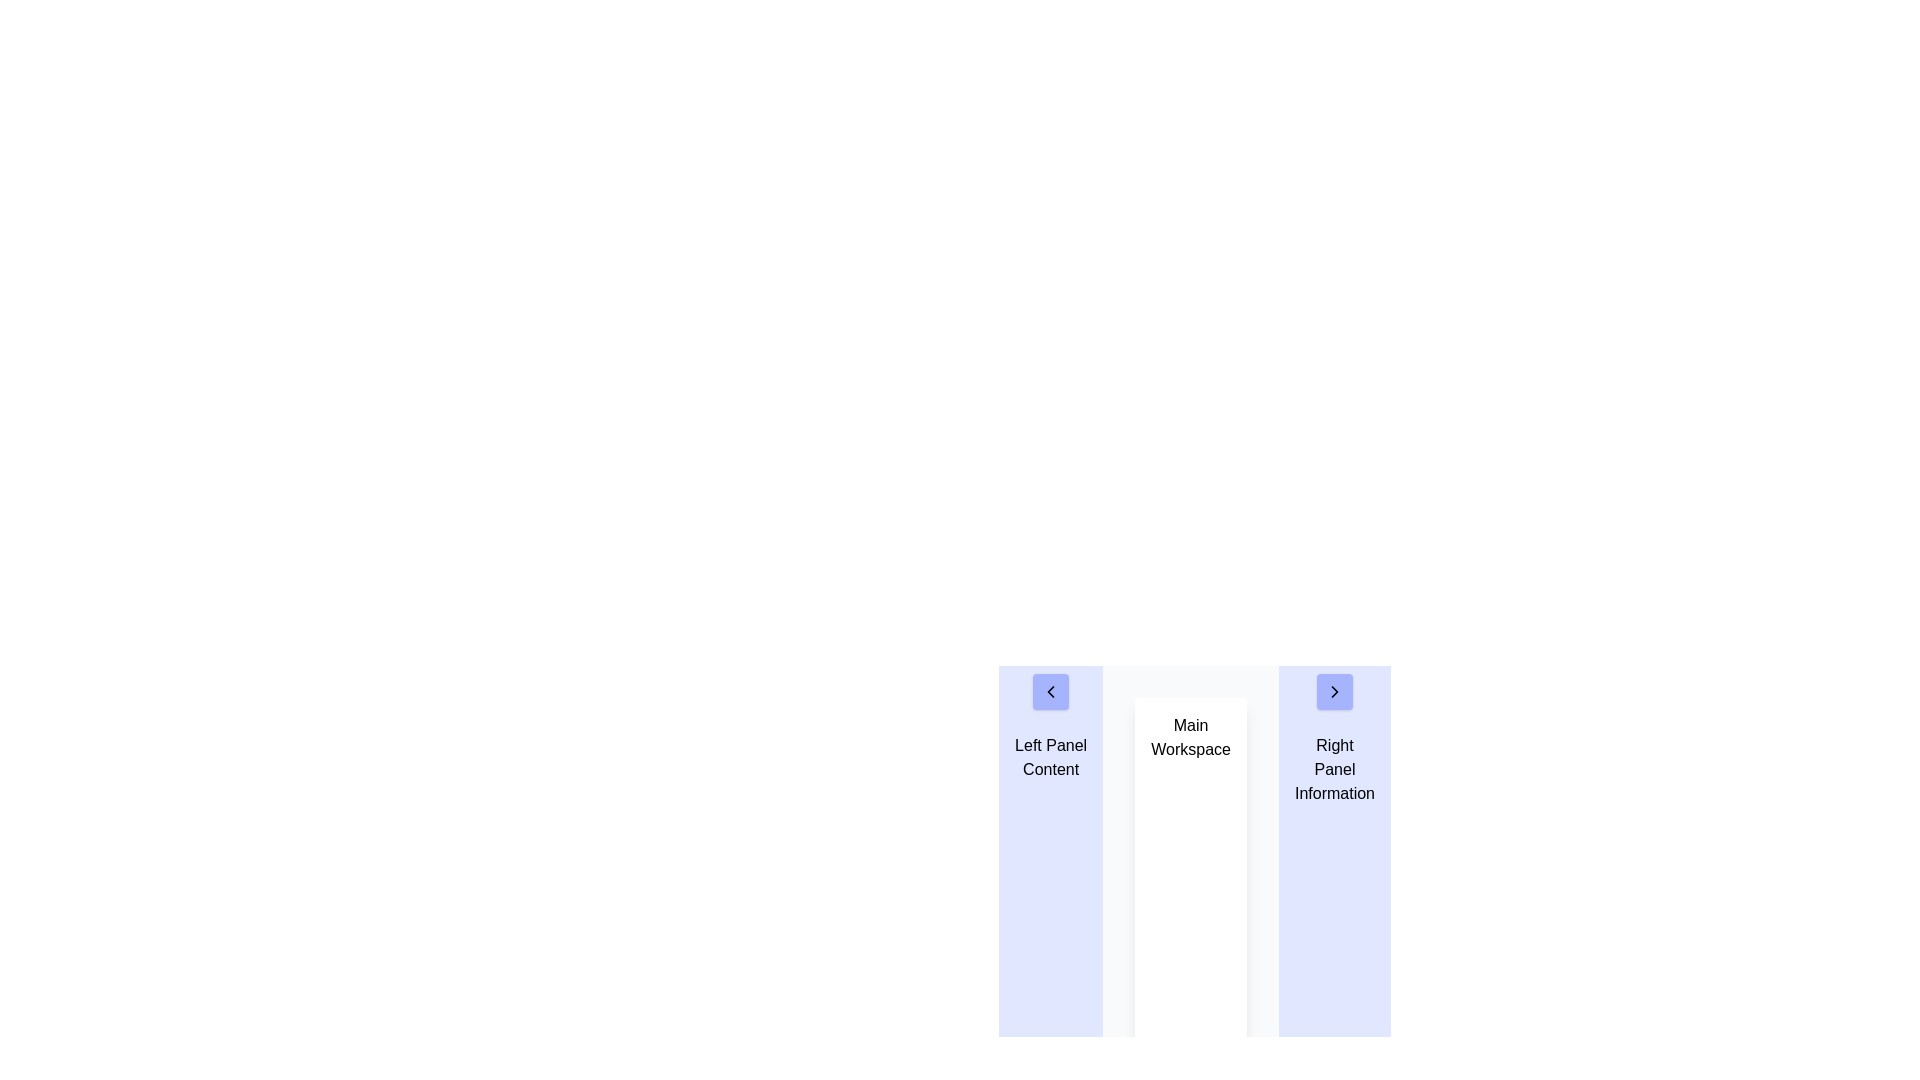  Describe the element at coordinates (1334, 690) in the screenshot. I see `the button in the top-center area of the right panel titled 'Right Panel Information' to highlight it` at that location.